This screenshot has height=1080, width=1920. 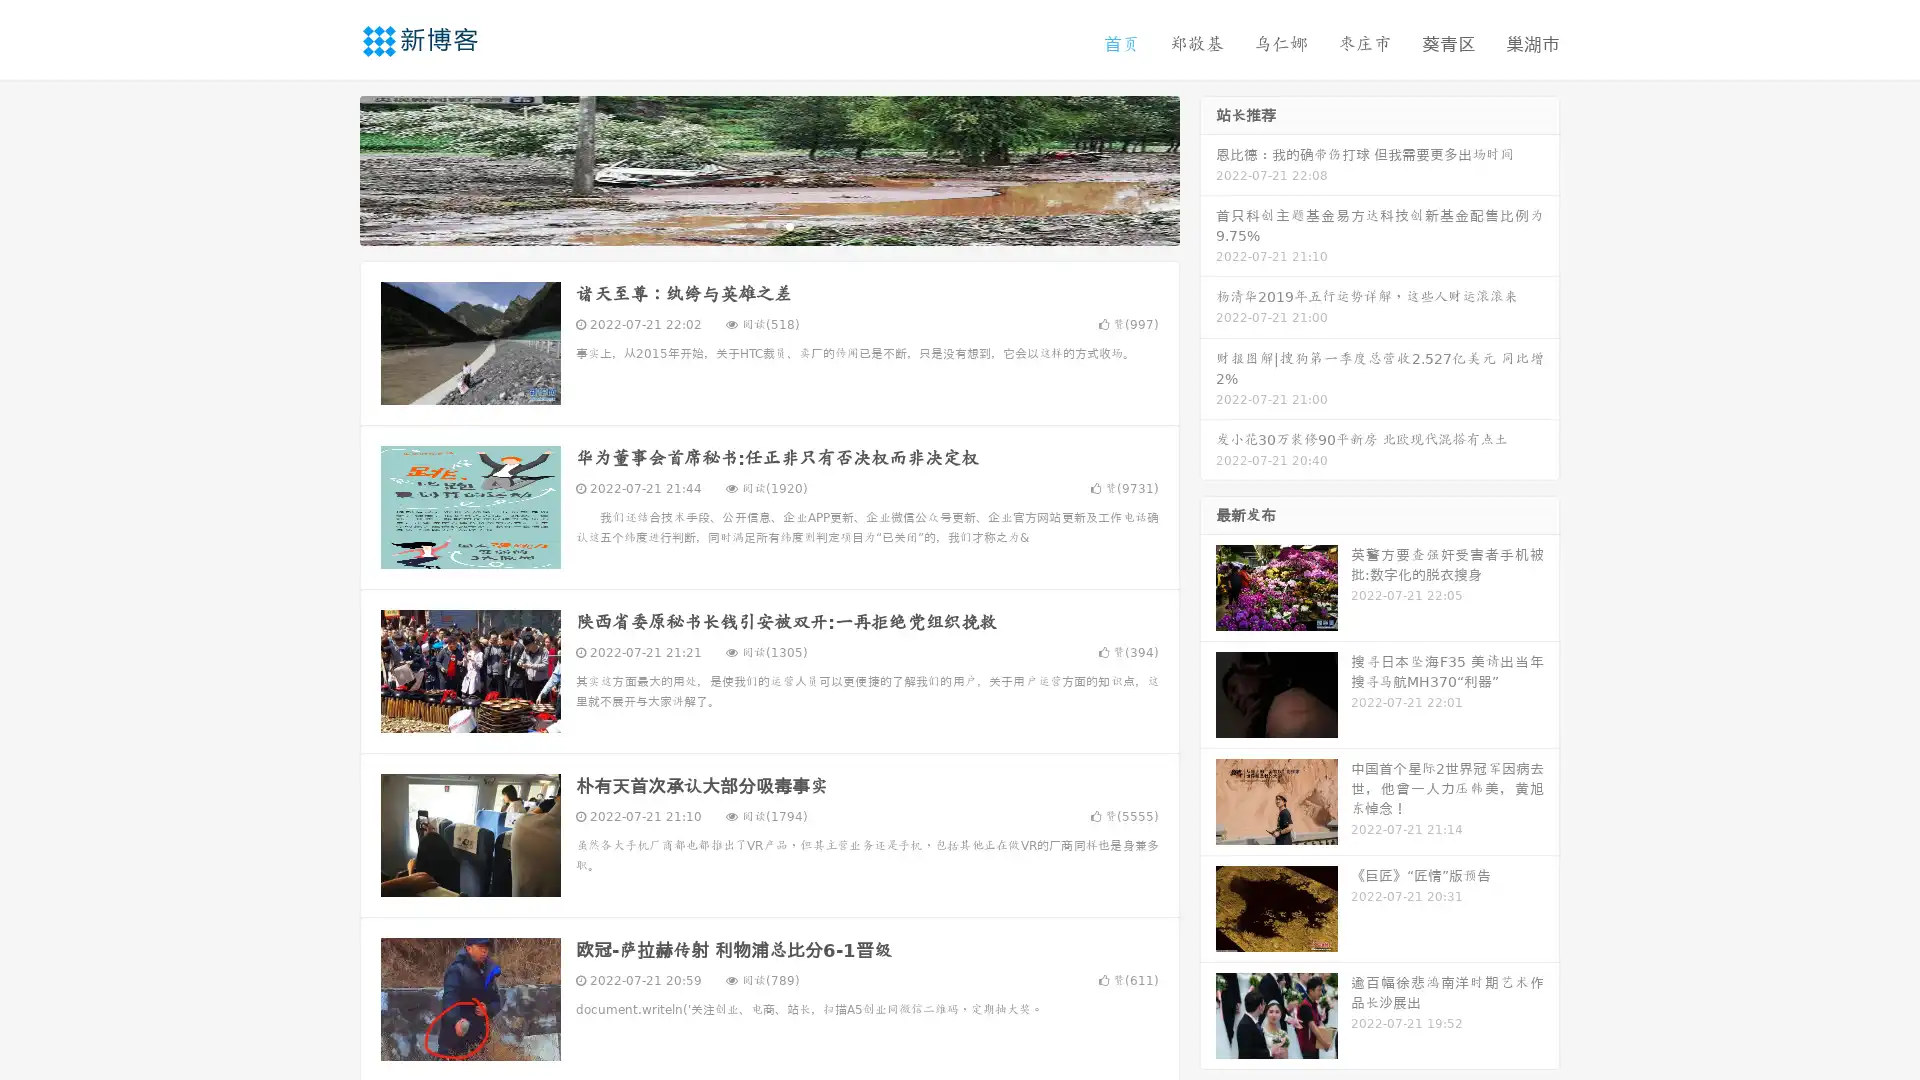 What do you see at coordinates (748, 225) in the screenshot?
I see `Go to slide 1` at bounding box center [748, 225].